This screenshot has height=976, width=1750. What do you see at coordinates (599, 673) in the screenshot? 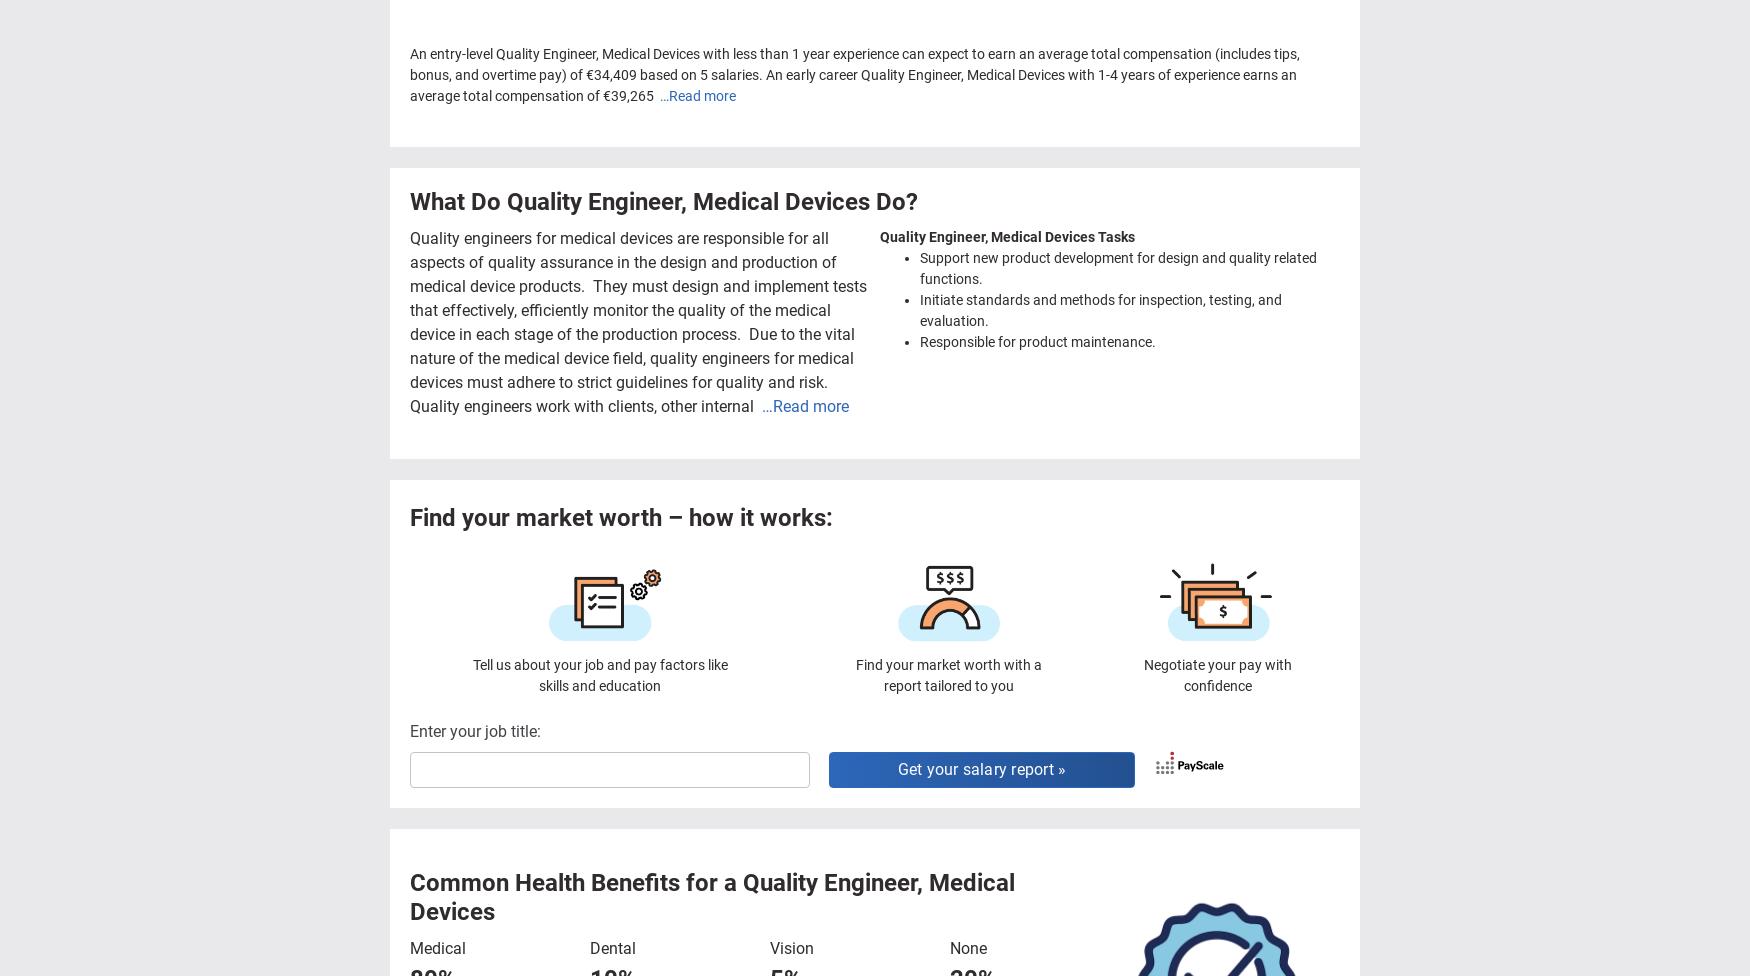
I see `'Tell us about your job and pay factors like skills and education'` at bounding box center [599, 673].